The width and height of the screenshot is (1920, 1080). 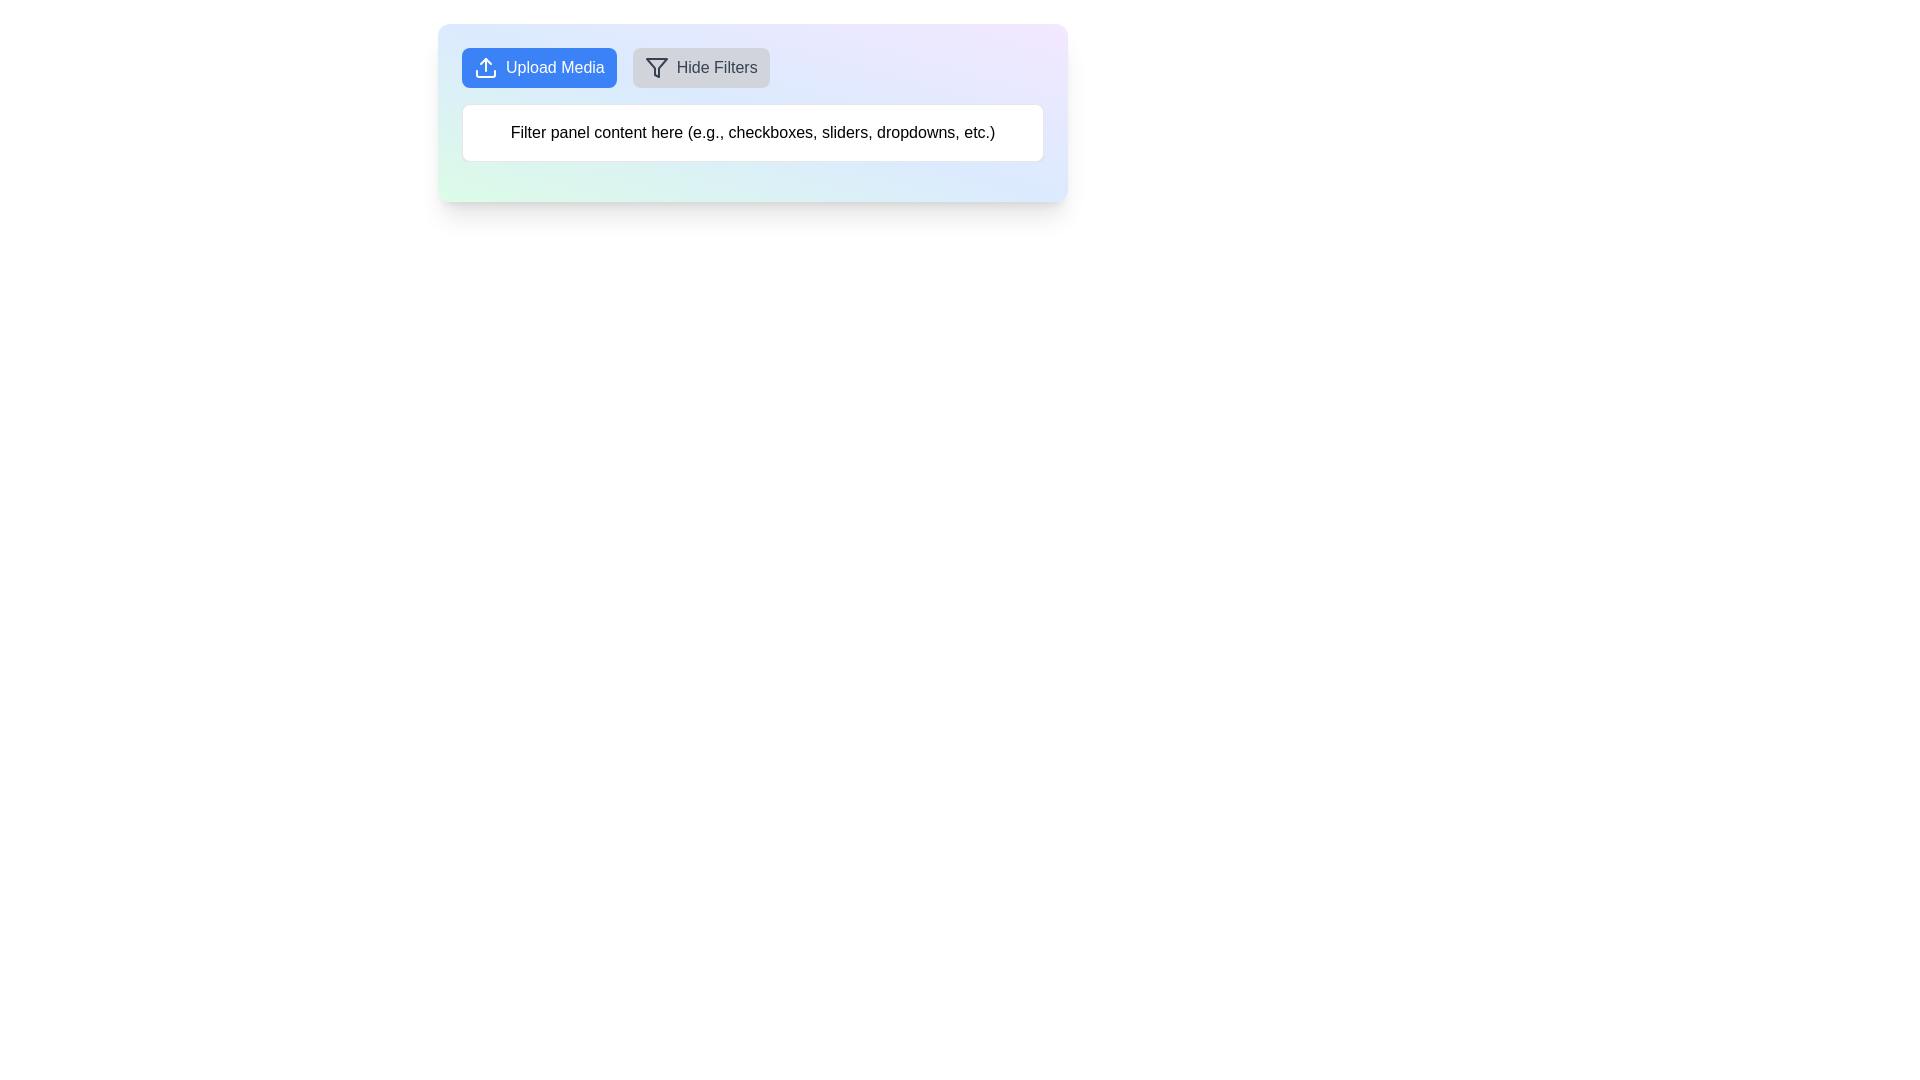 I want to click on the horizontal UI grouping of the blue and gray buttons, so click(x=752, y=67).